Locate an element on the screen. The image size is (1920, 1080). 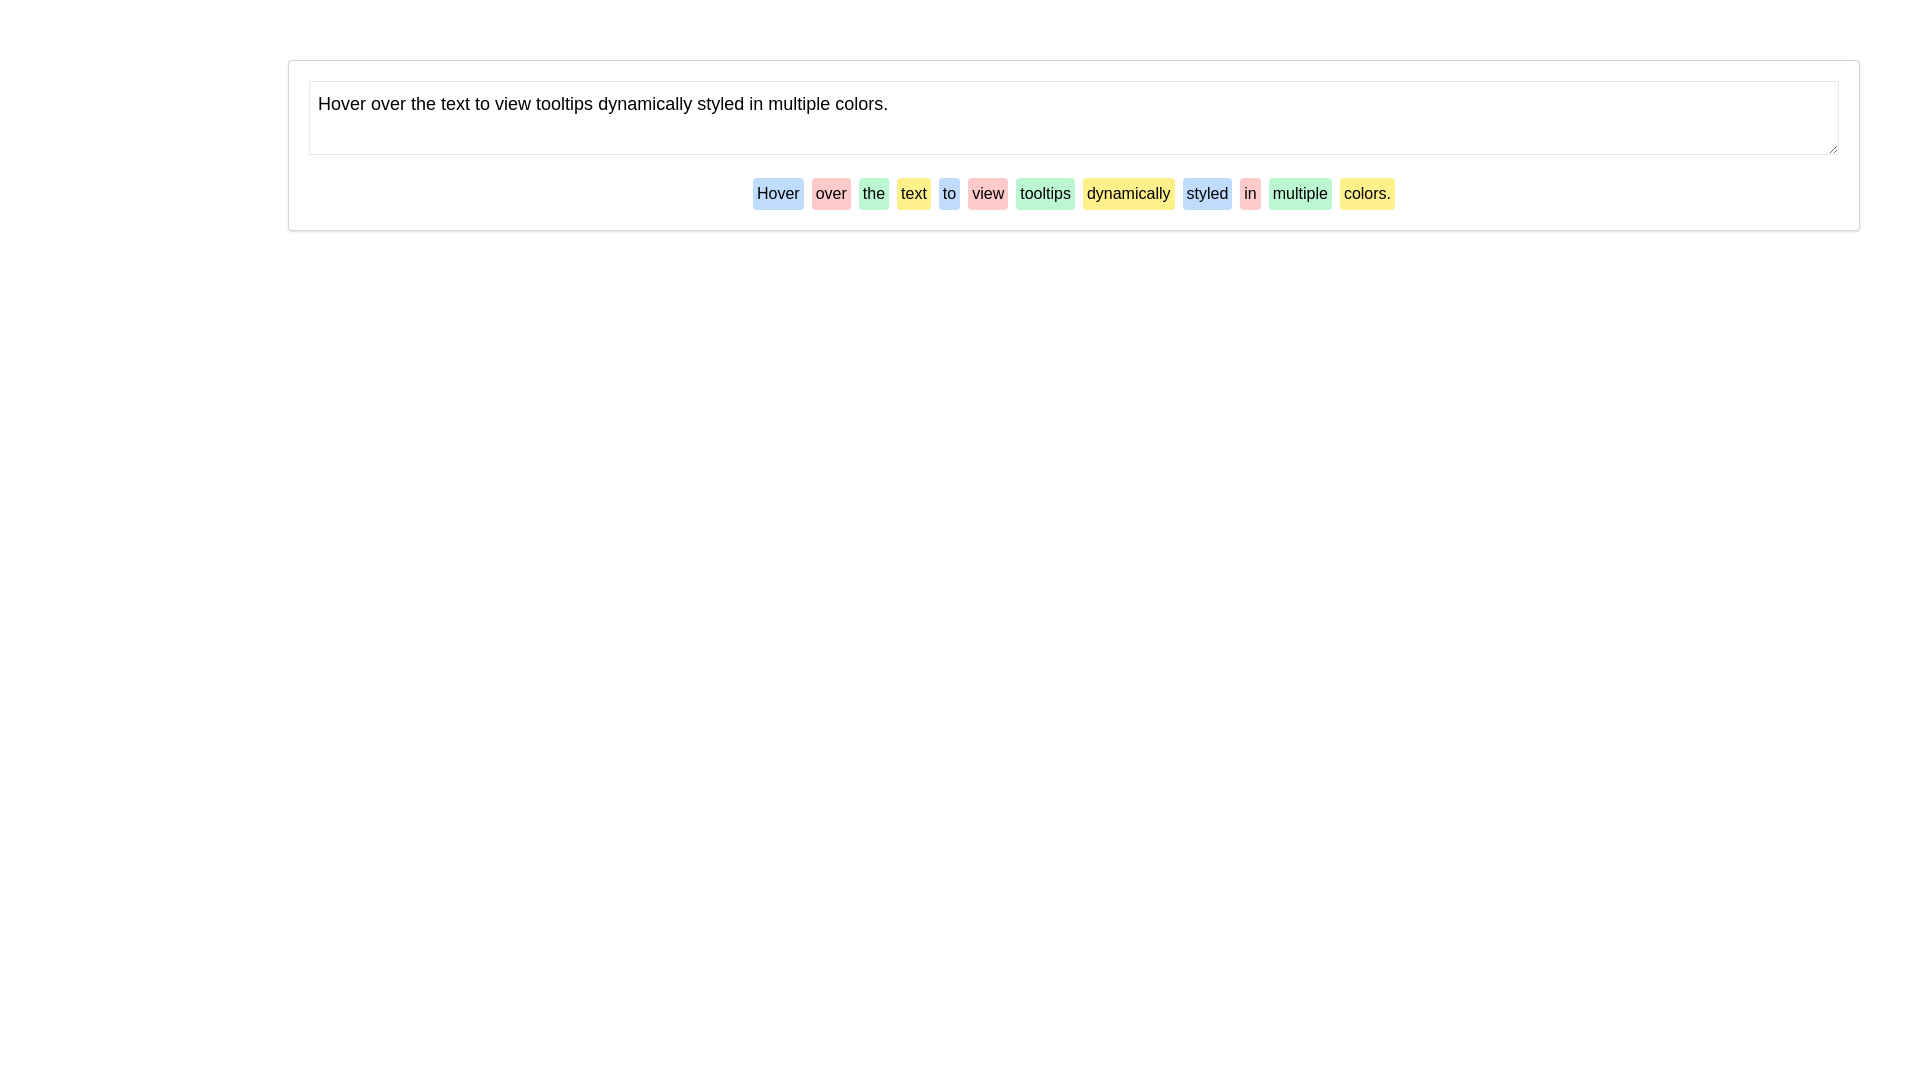
the Tooltip-trigger text element labeled 'in', which is styled with a red background and rounded corners, located in the 11th position among a row of similar components is located at coordinates (1249, 193).